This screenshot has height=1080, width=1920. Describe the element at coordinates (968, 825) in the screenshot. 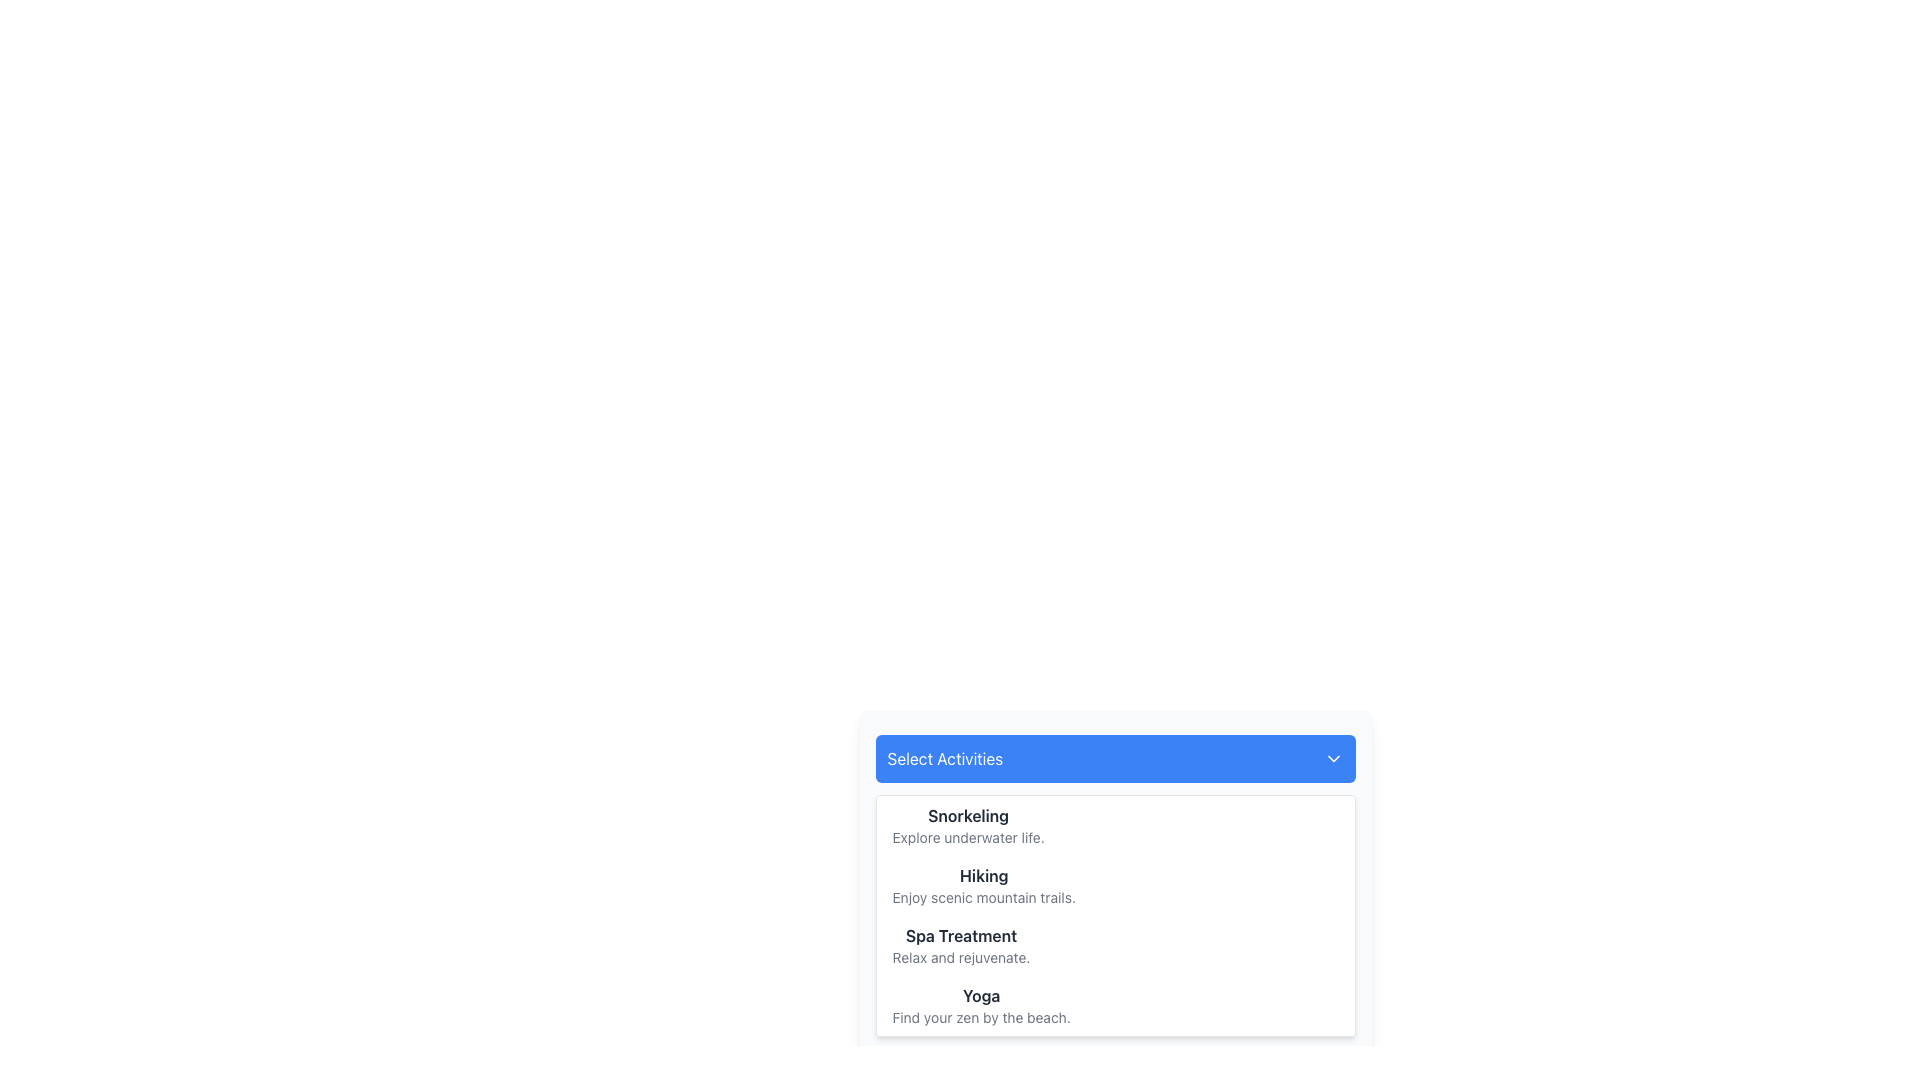

I see `the first textual list item titled 'Snorkeling' with the subtitle 'Explore underwater life'` at that location.